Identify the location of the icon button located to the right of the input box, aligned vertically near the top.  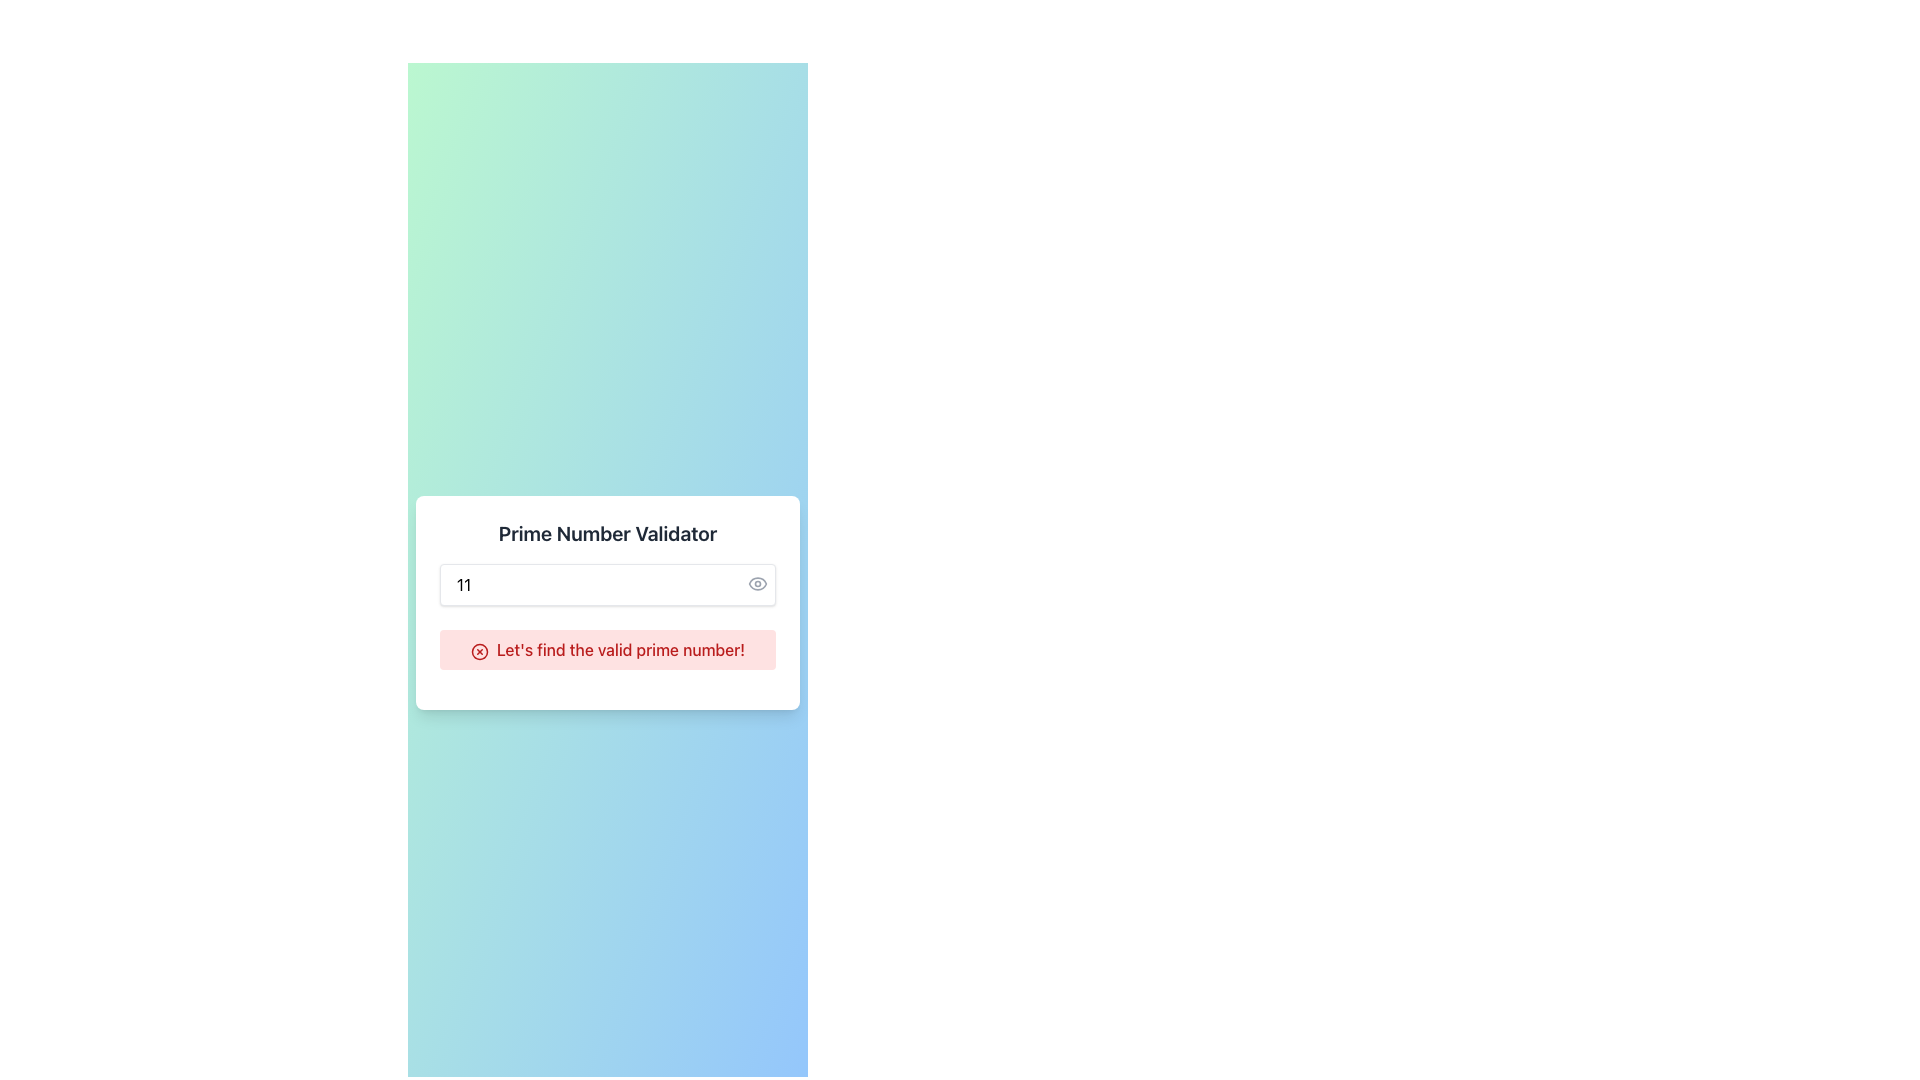
(757, 583).